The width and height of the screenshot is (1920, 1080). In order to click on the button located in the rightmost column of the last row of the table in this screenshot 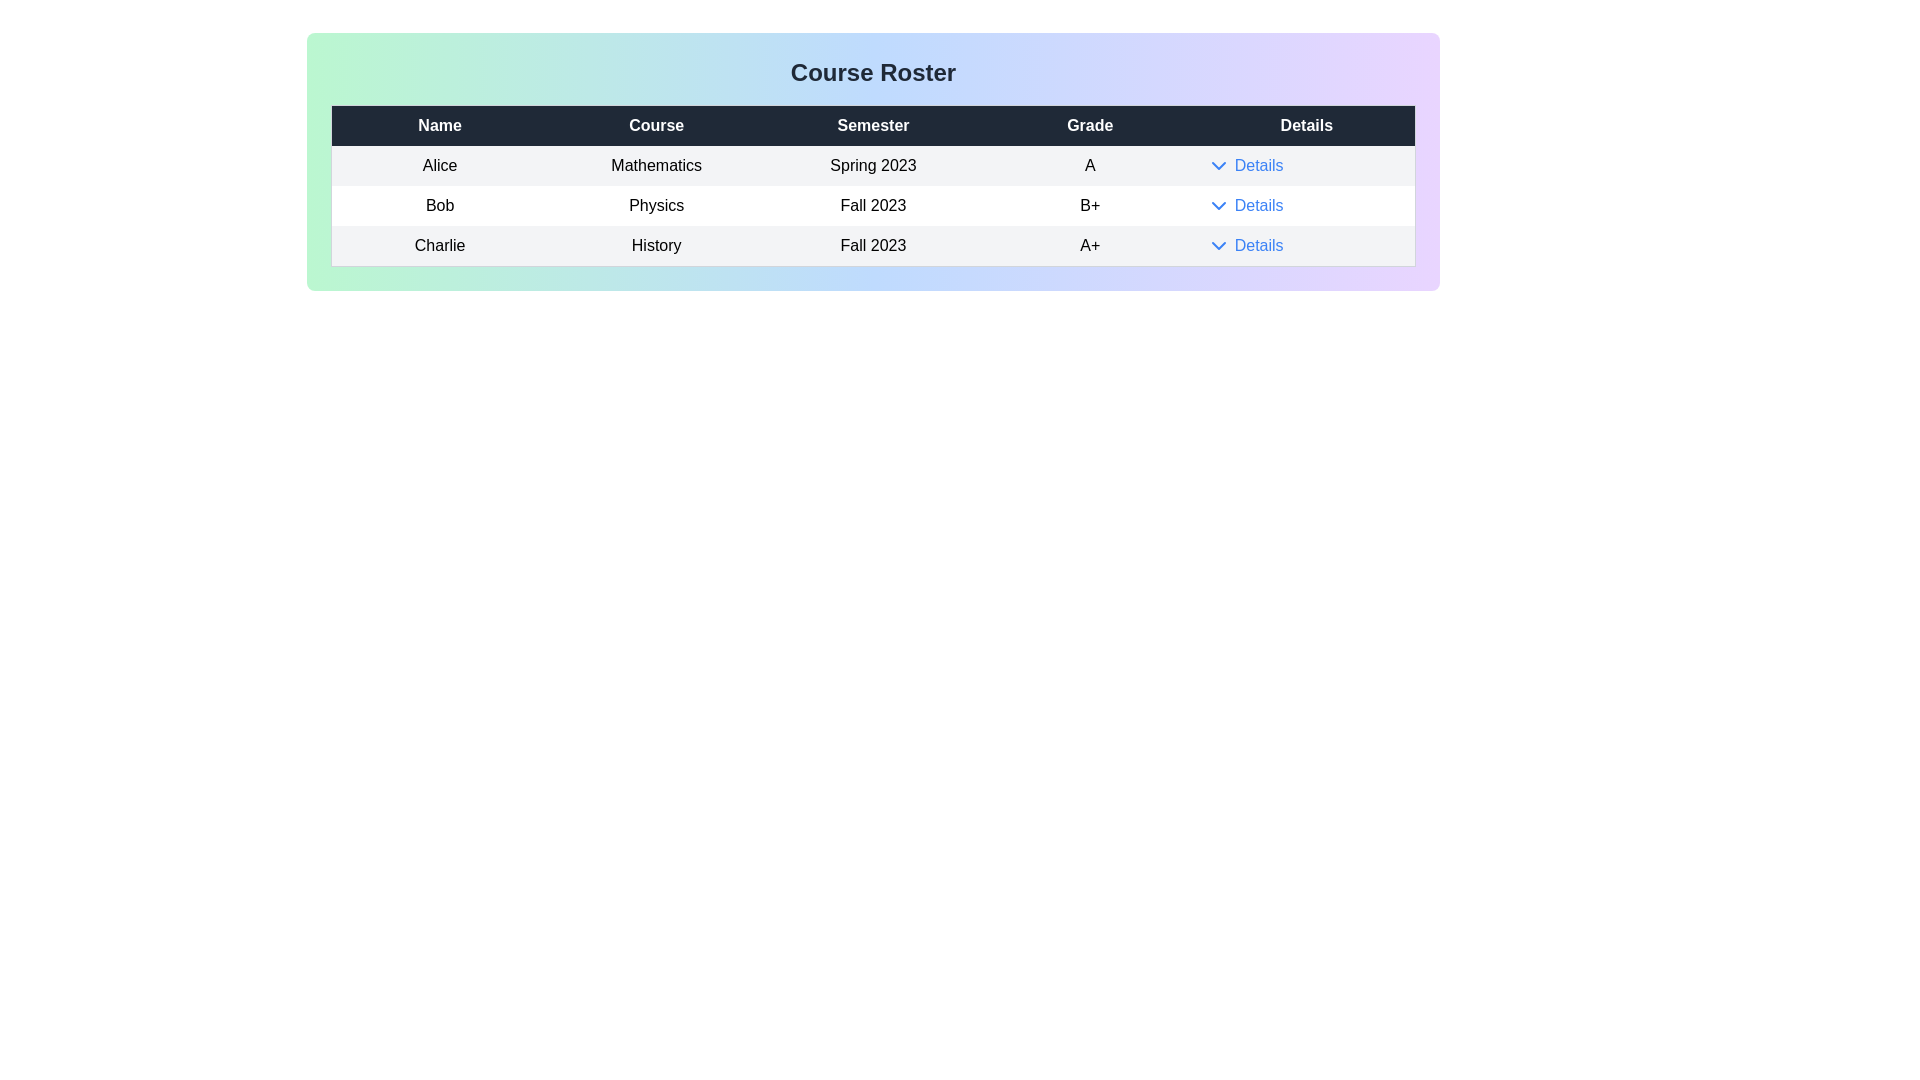, I will do `click(1307, 245)`.